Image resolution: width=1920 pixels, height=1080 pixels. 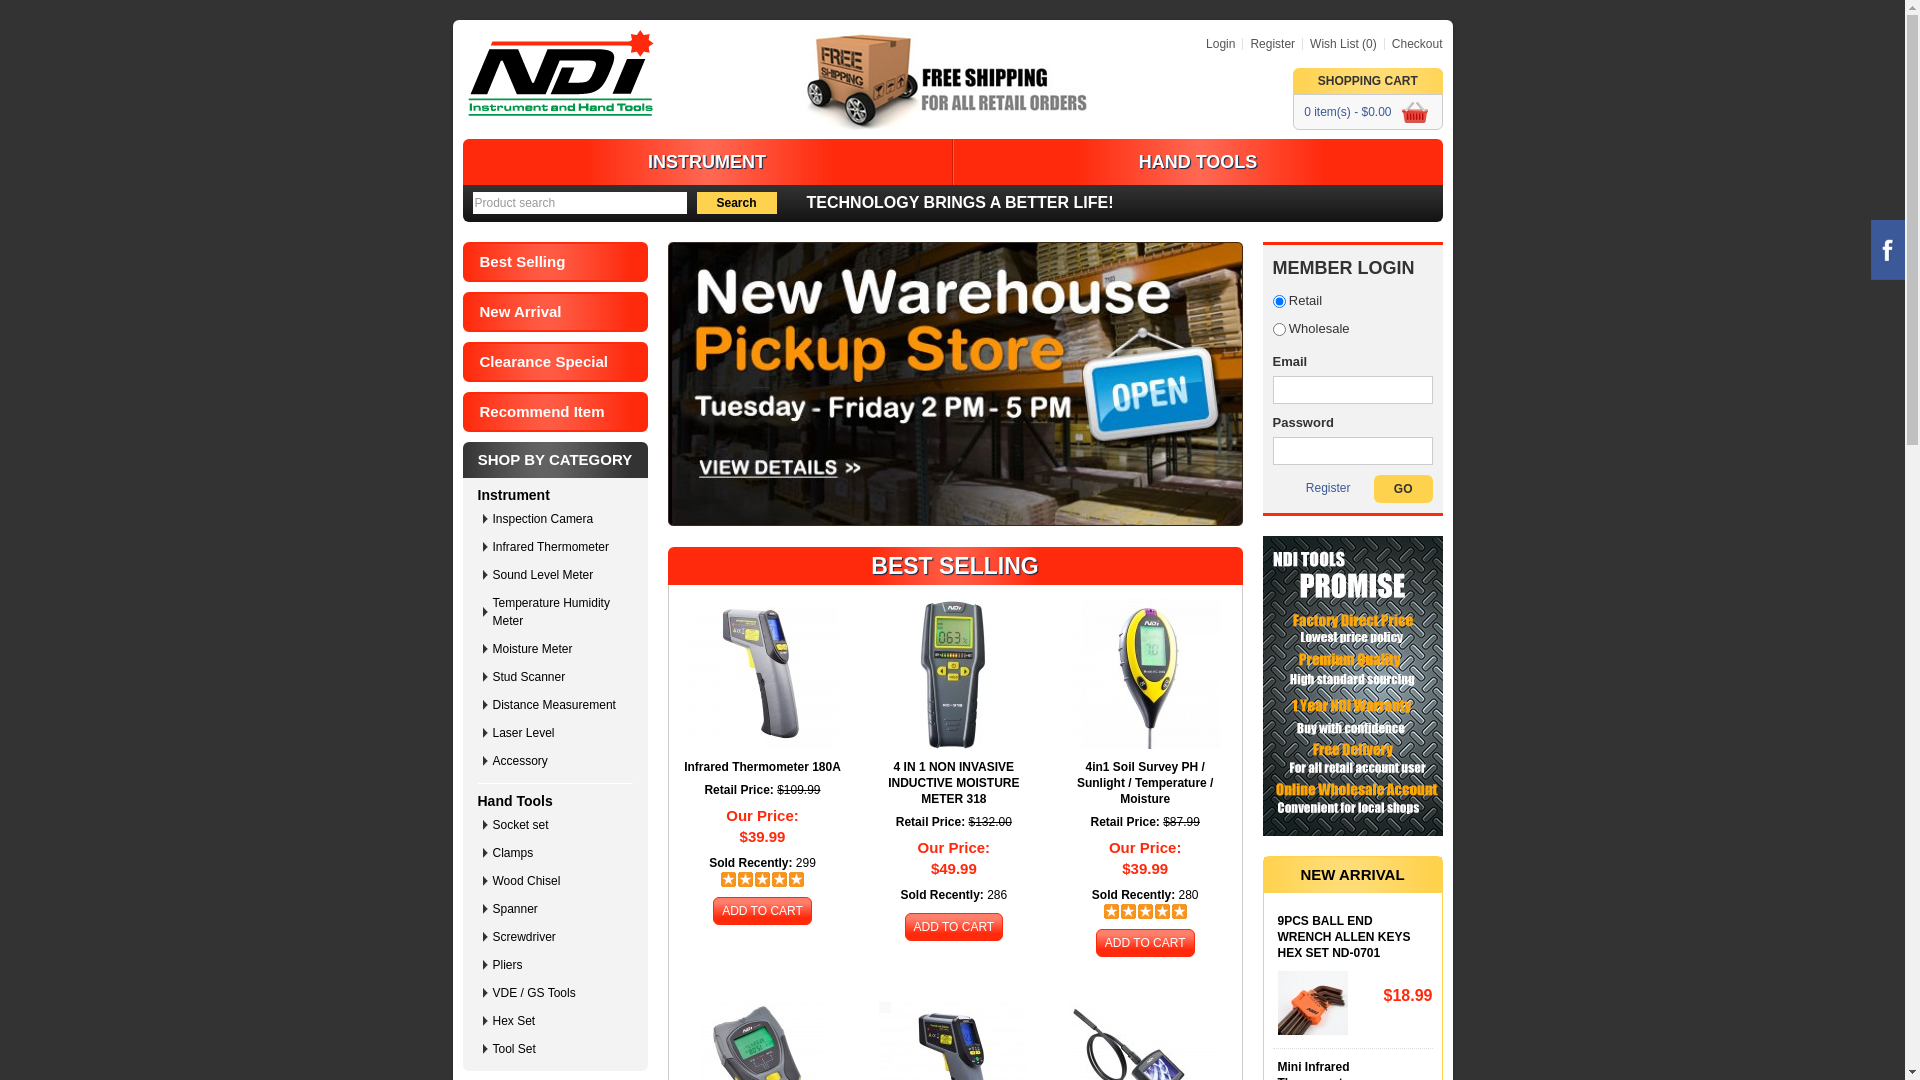 What do you see at coordinates (953, 782) in the screenshot?
I see `'4 IN 1 NON INVASIVE INDUCTIVE MOISTURE METER 318'` at bounding box center [953, 782].